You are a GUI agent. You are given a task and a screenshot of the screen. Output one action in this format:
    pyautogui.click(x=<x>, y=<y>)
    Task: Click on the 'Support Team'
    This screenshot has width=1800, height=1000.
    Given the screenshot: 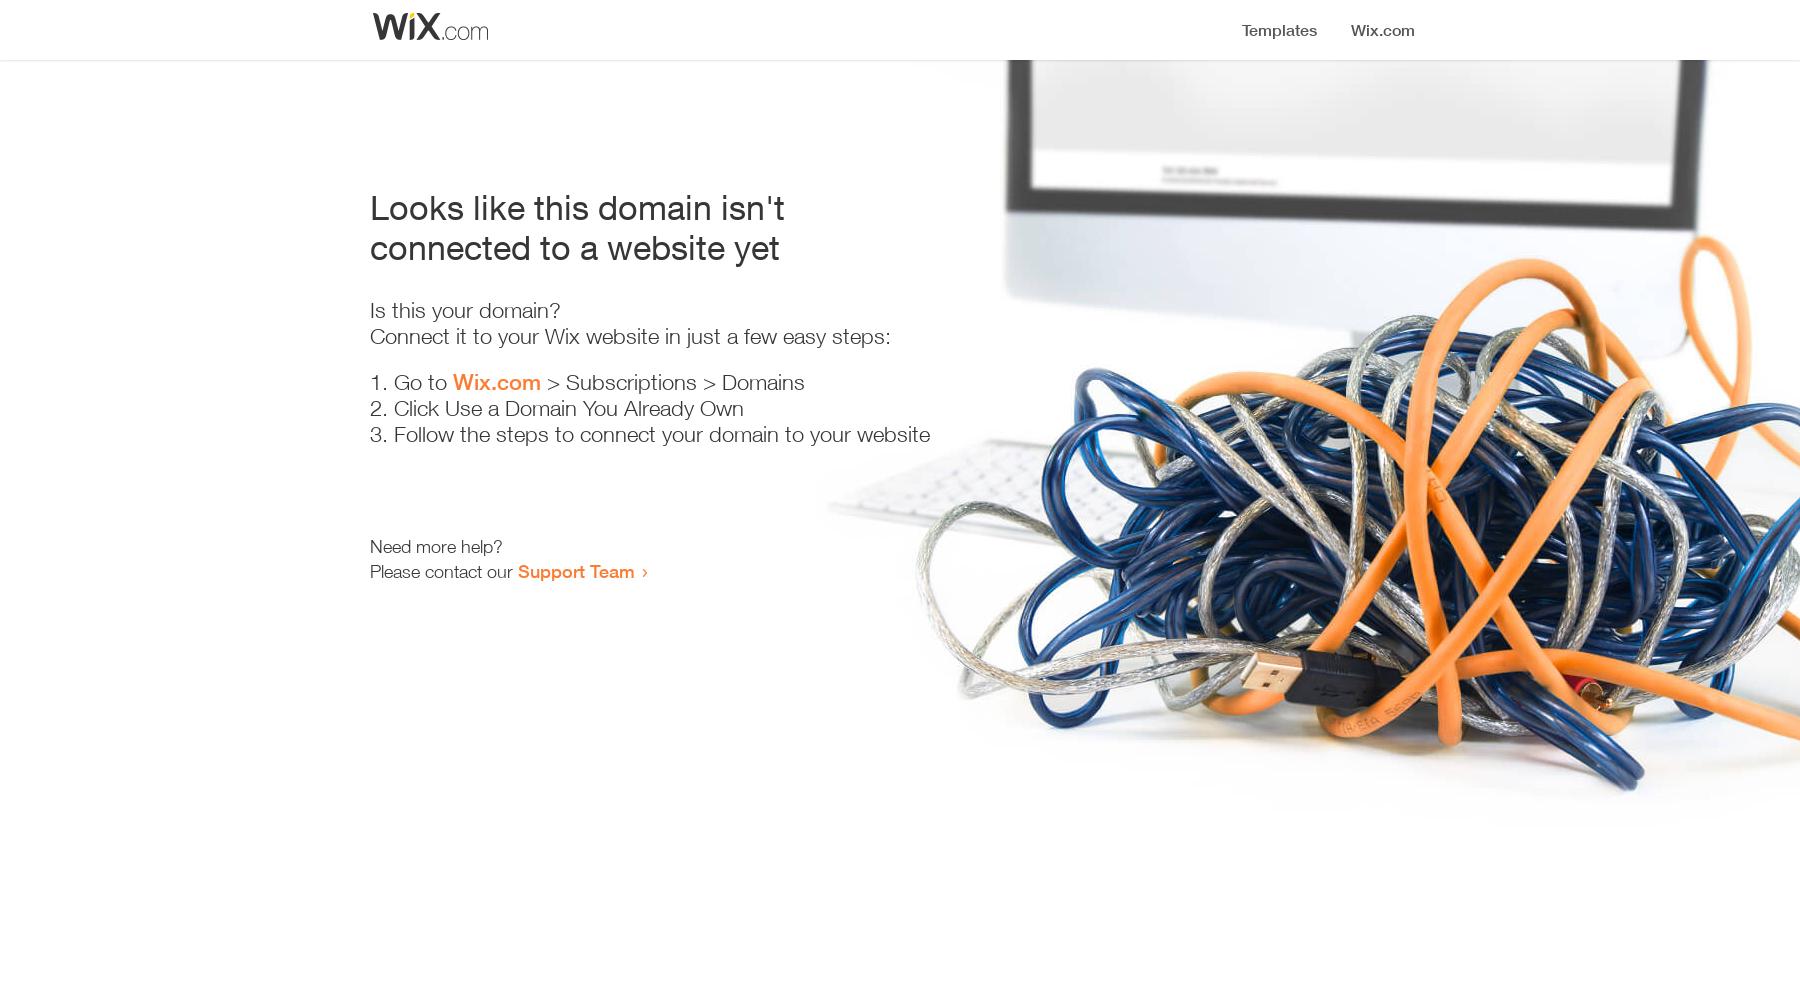 What is the action you would take?
    pyautogui.click(x=576, y=570)
    